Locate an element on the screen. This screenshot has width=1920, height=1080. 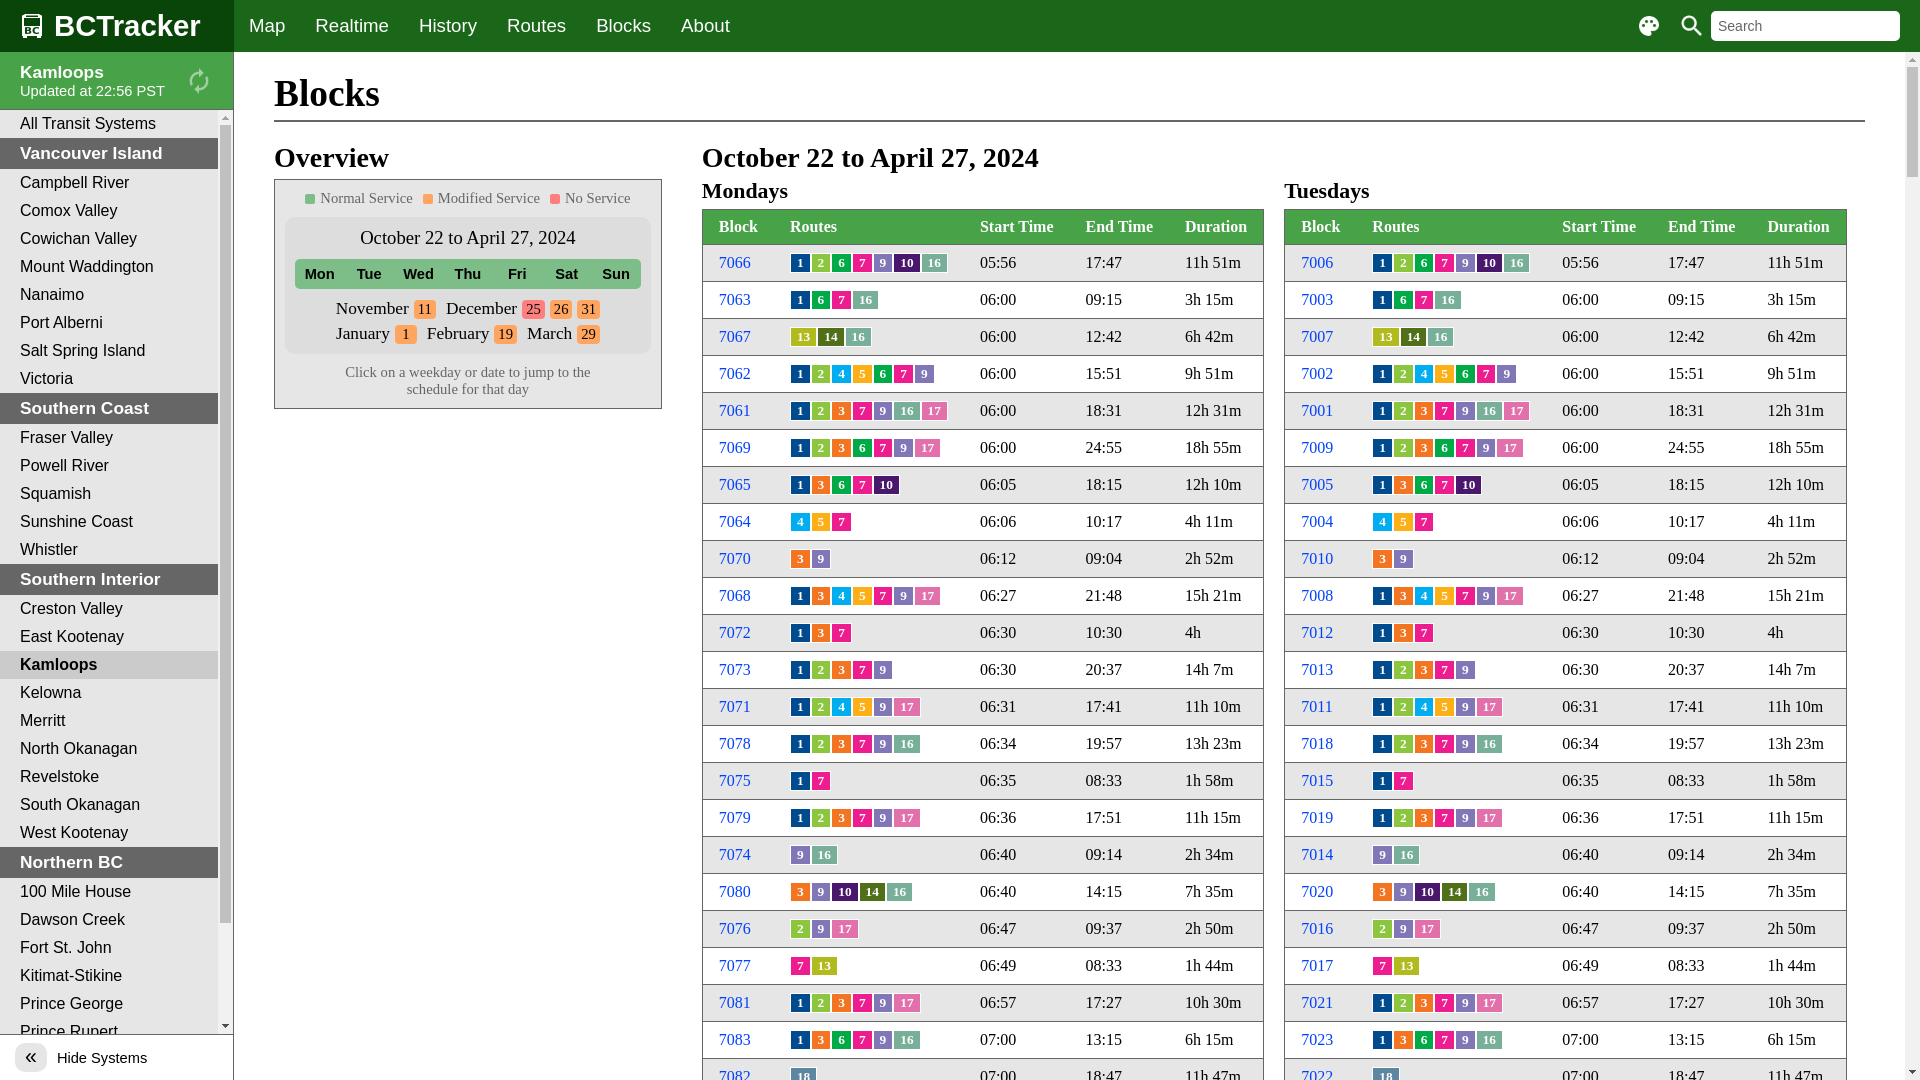
'7' is located at coordinates (841, 520).